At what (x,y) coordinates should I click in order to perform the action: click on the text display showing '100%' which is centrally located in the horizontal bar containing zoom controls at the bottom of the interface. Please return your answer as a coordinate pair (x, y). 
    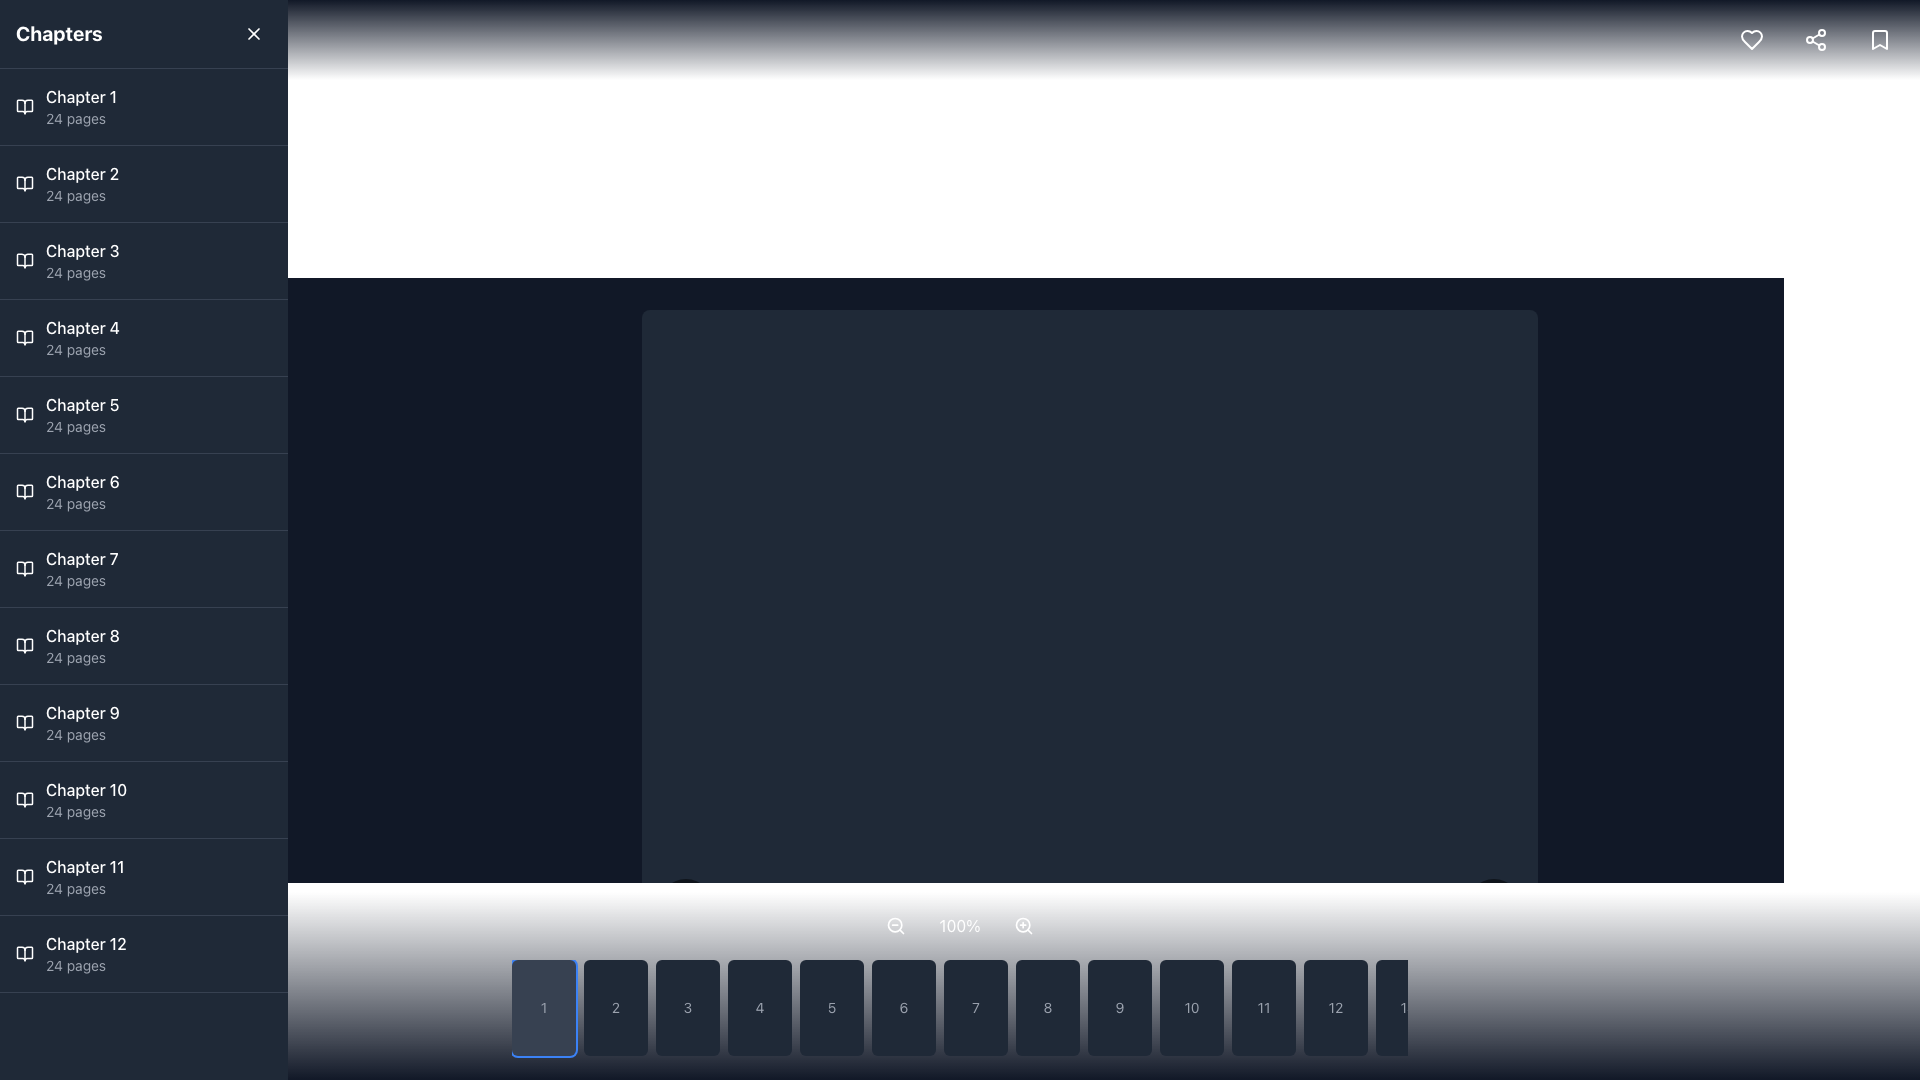
    Looking at the image, I should click on (960, 925).